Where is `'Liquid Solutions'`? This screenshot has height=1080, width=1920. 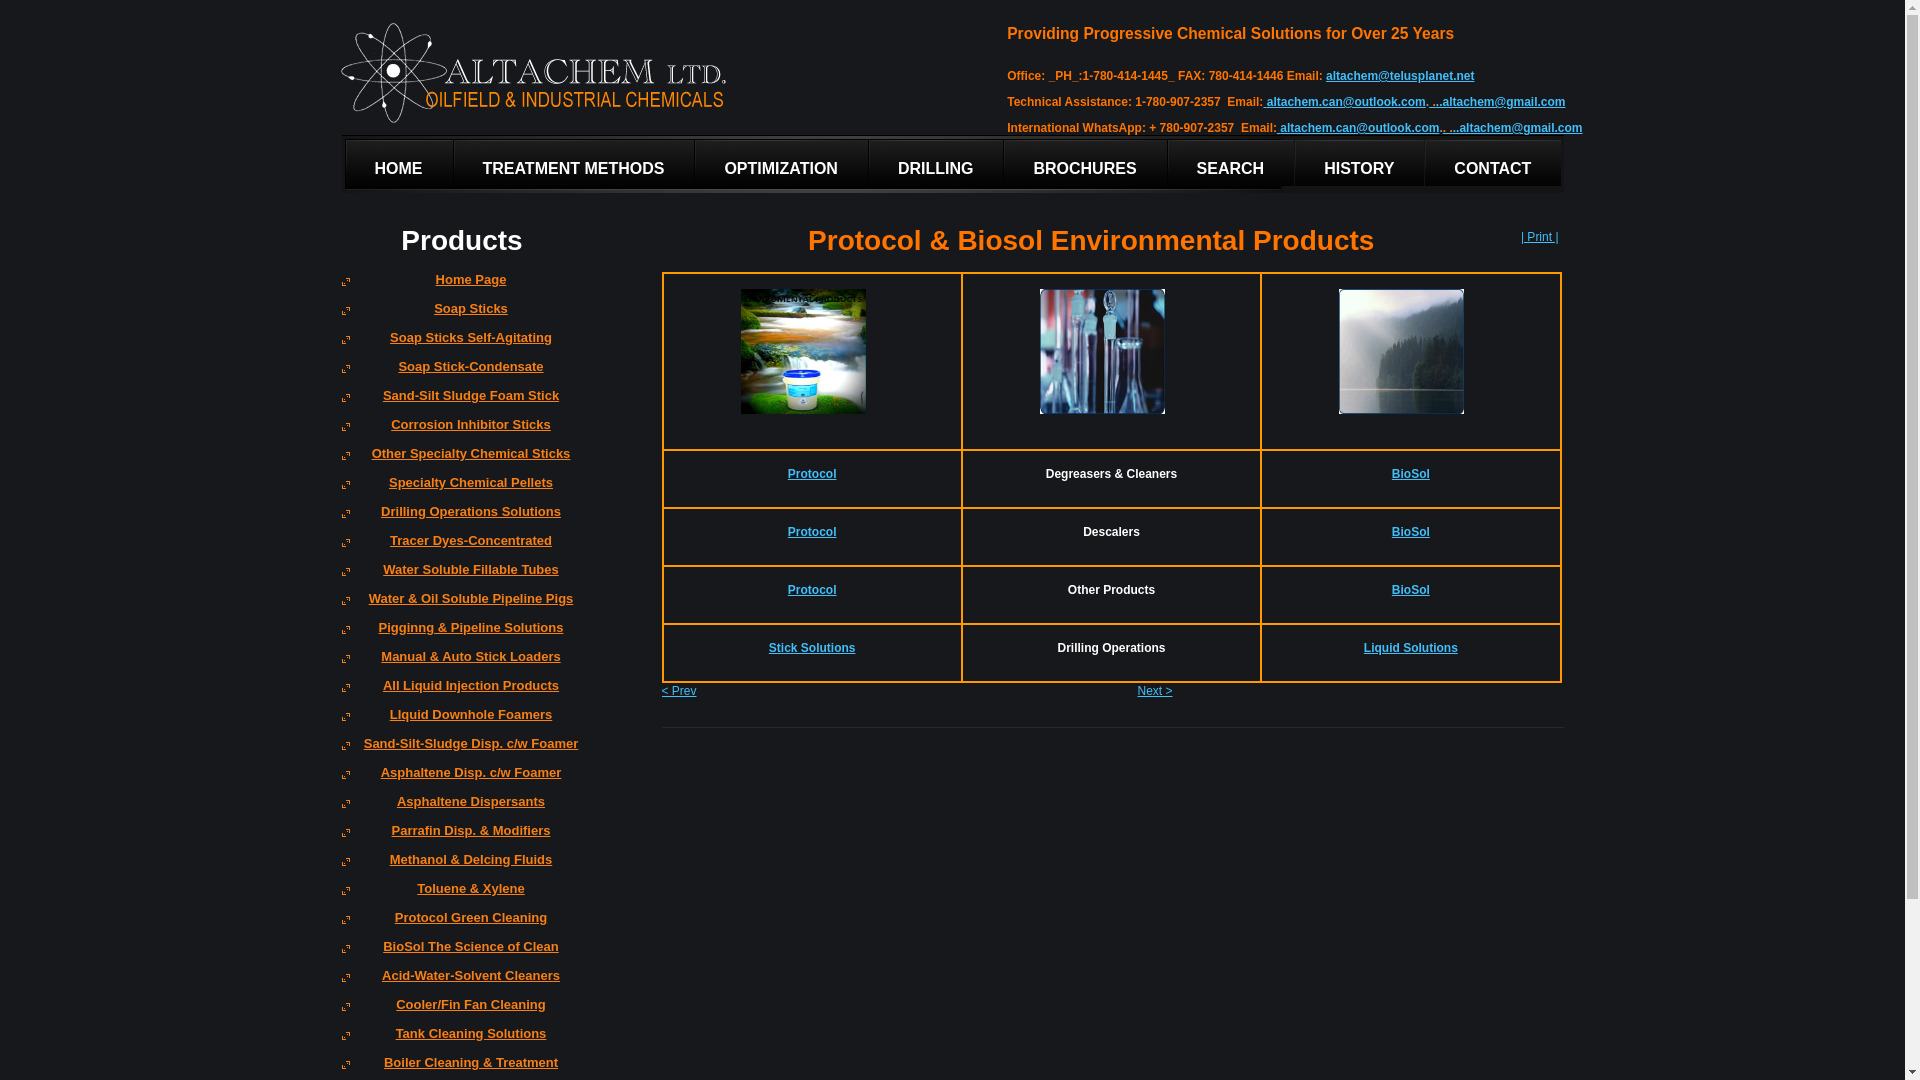
'Liquid Solutions' is located at coordinates (1410, 648).